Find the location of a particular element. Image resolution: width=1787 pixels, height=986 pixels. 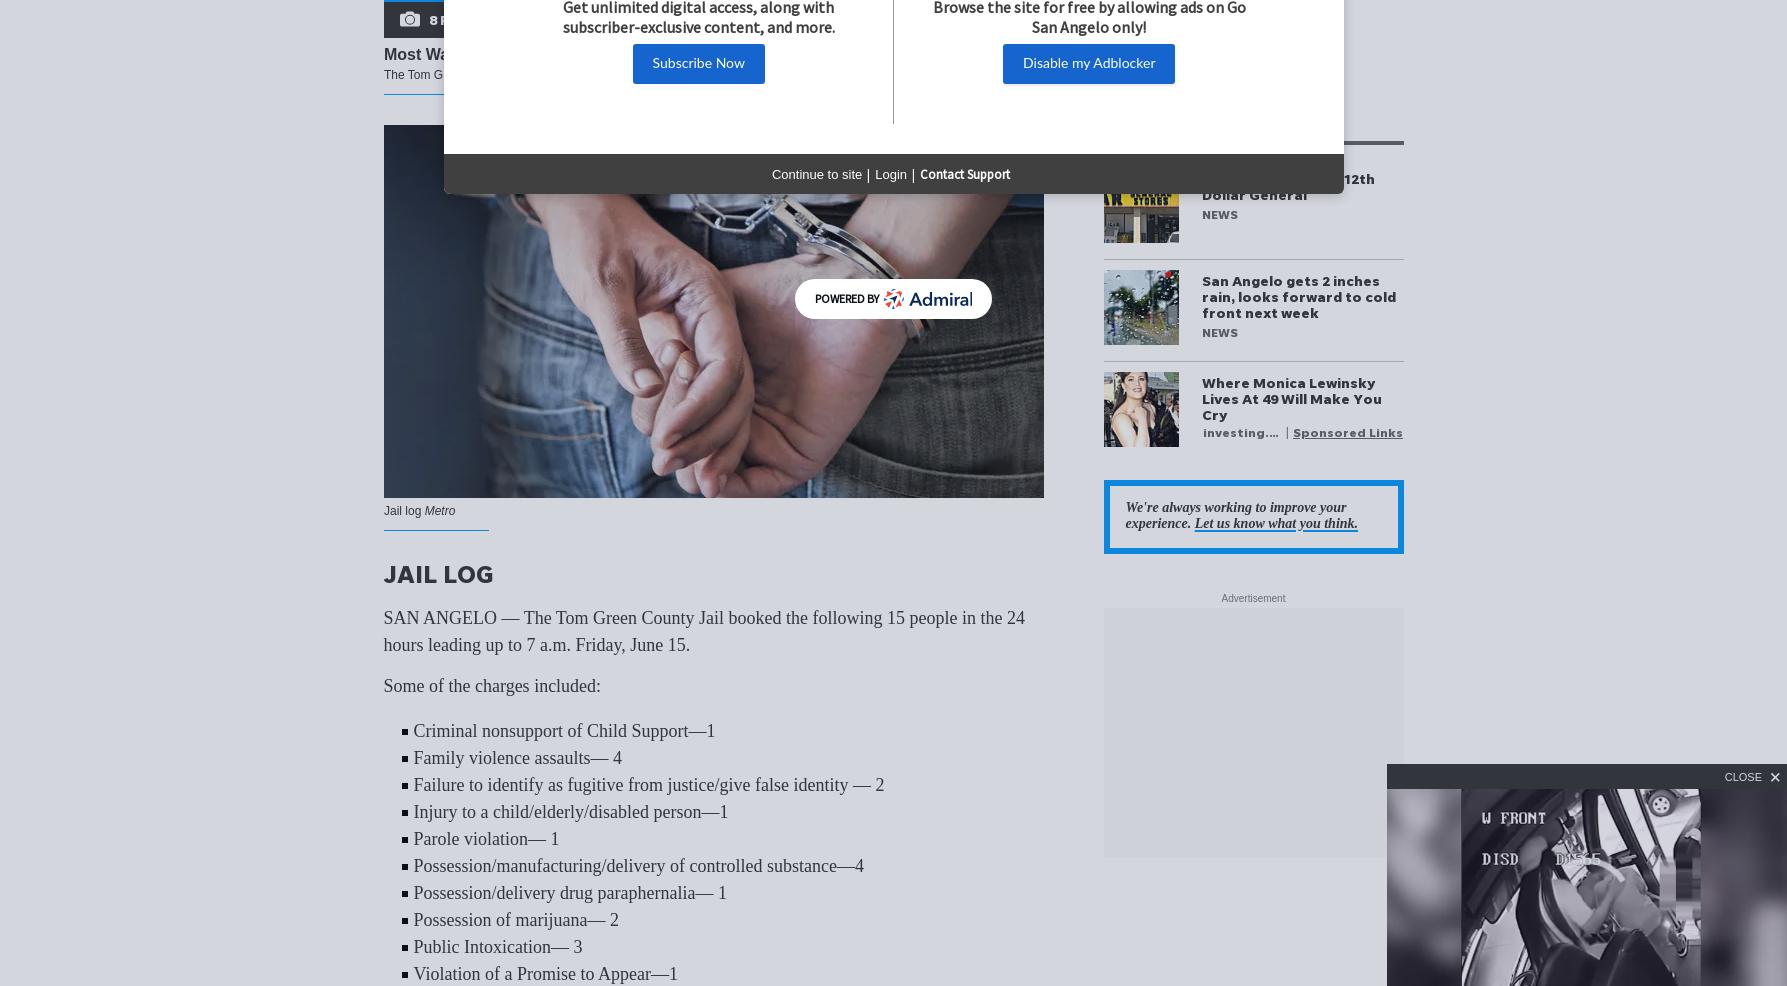

'Criminal nonsupport of Child Support—1' is located at coordinates (562, 730).